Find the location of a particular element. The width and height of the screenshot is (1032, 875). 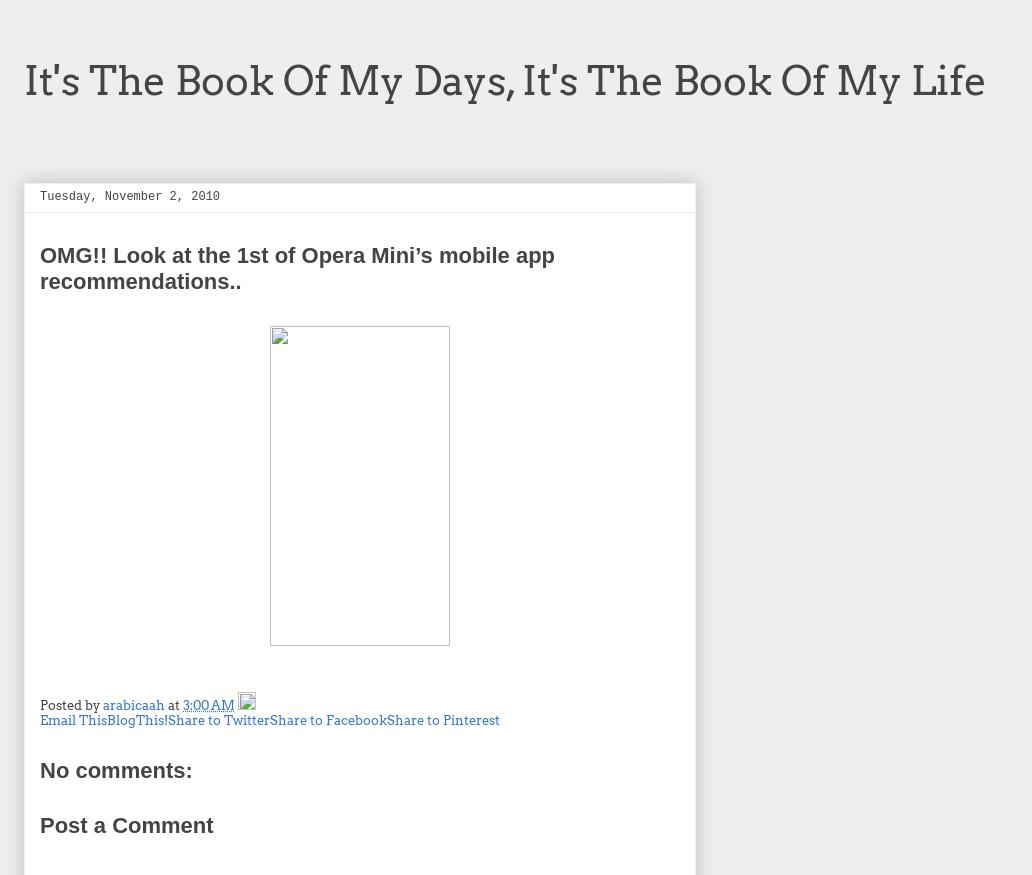

'It's The Book Of My Days, It's The Book Of My Life' is located at coordinates (504, 79).